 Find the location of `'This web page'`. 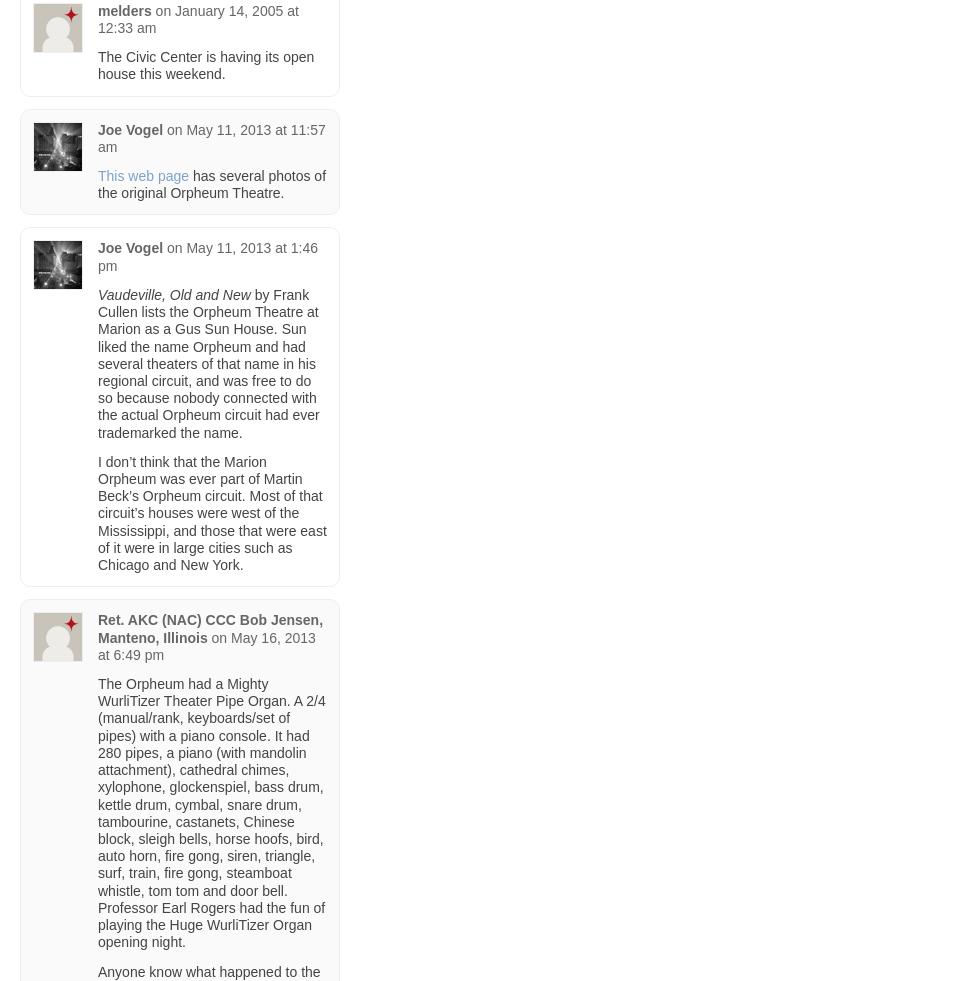

'This web page' is located at coordinates (143, 174).